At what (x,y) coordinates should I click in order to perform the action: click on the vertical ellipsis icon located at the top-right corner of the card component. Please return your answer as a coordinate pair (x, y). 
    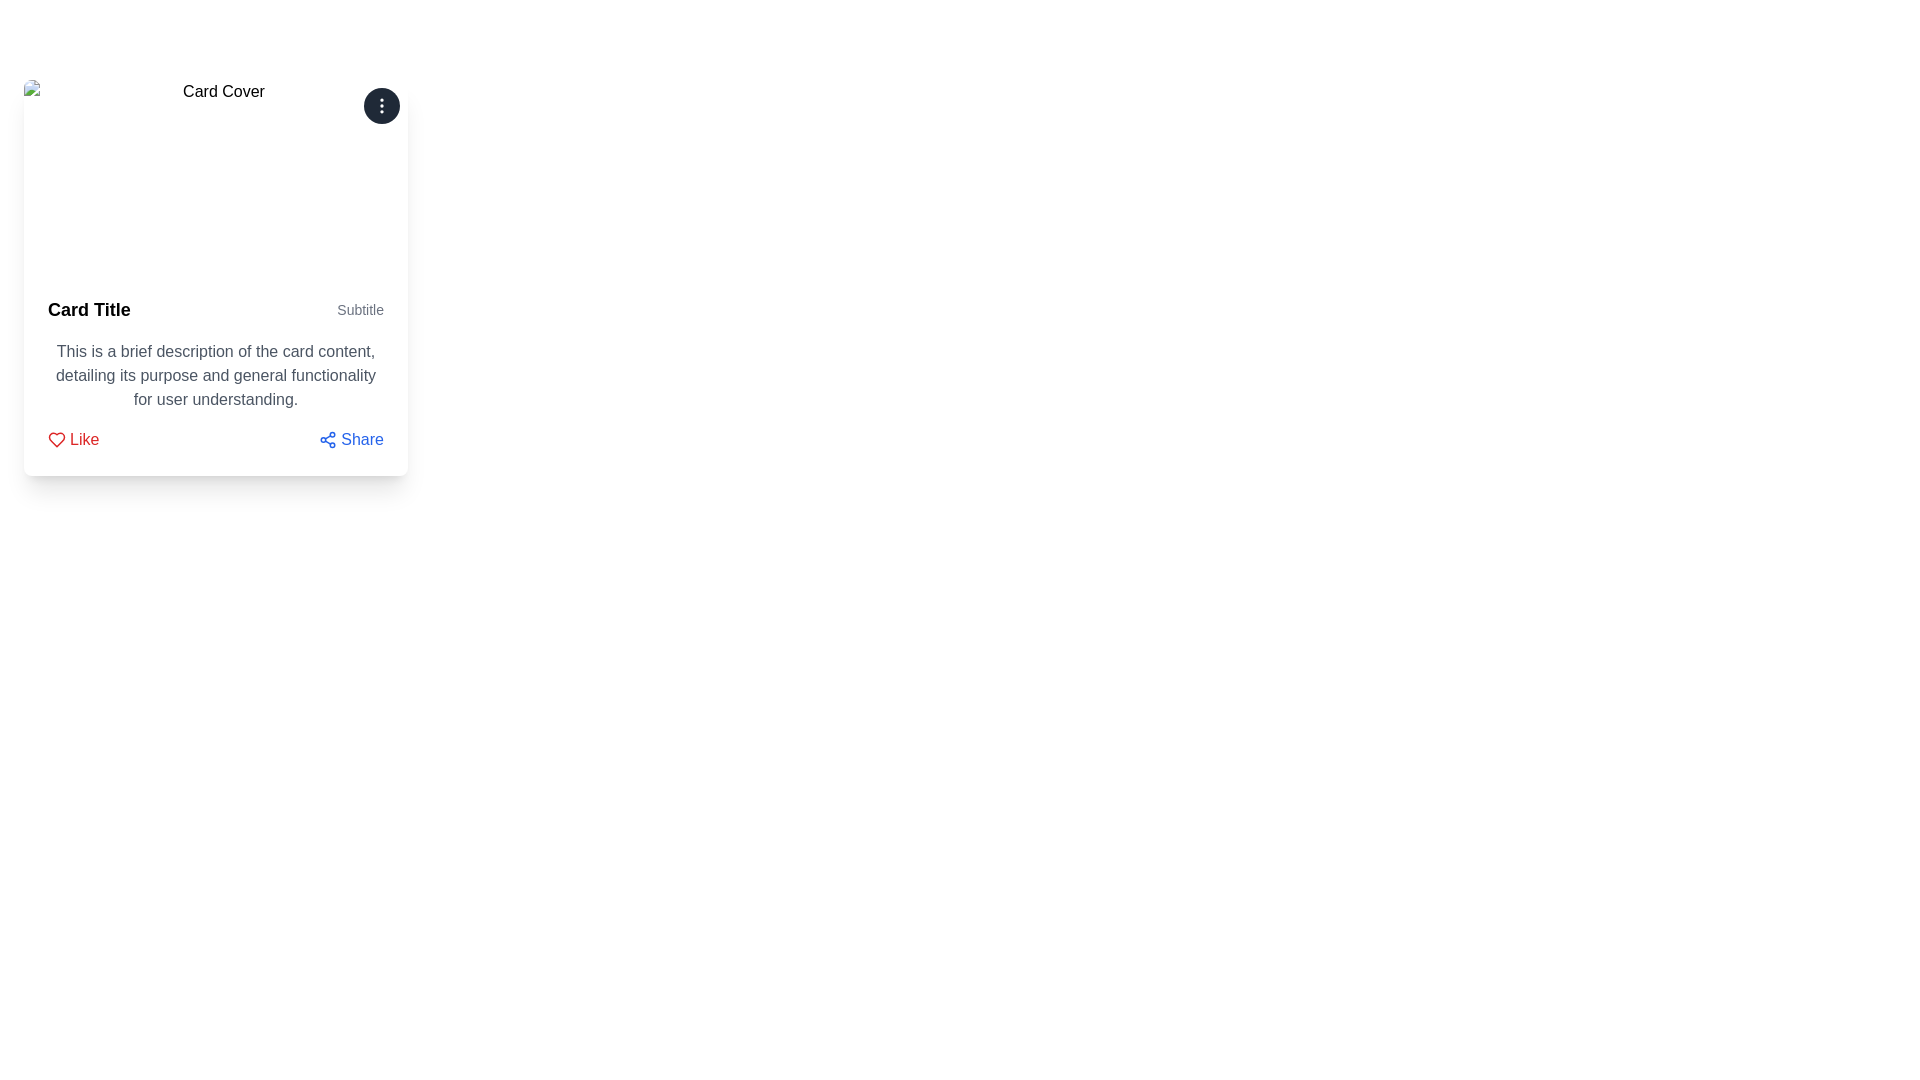
    Looking at the image, I should click on (382, 105).